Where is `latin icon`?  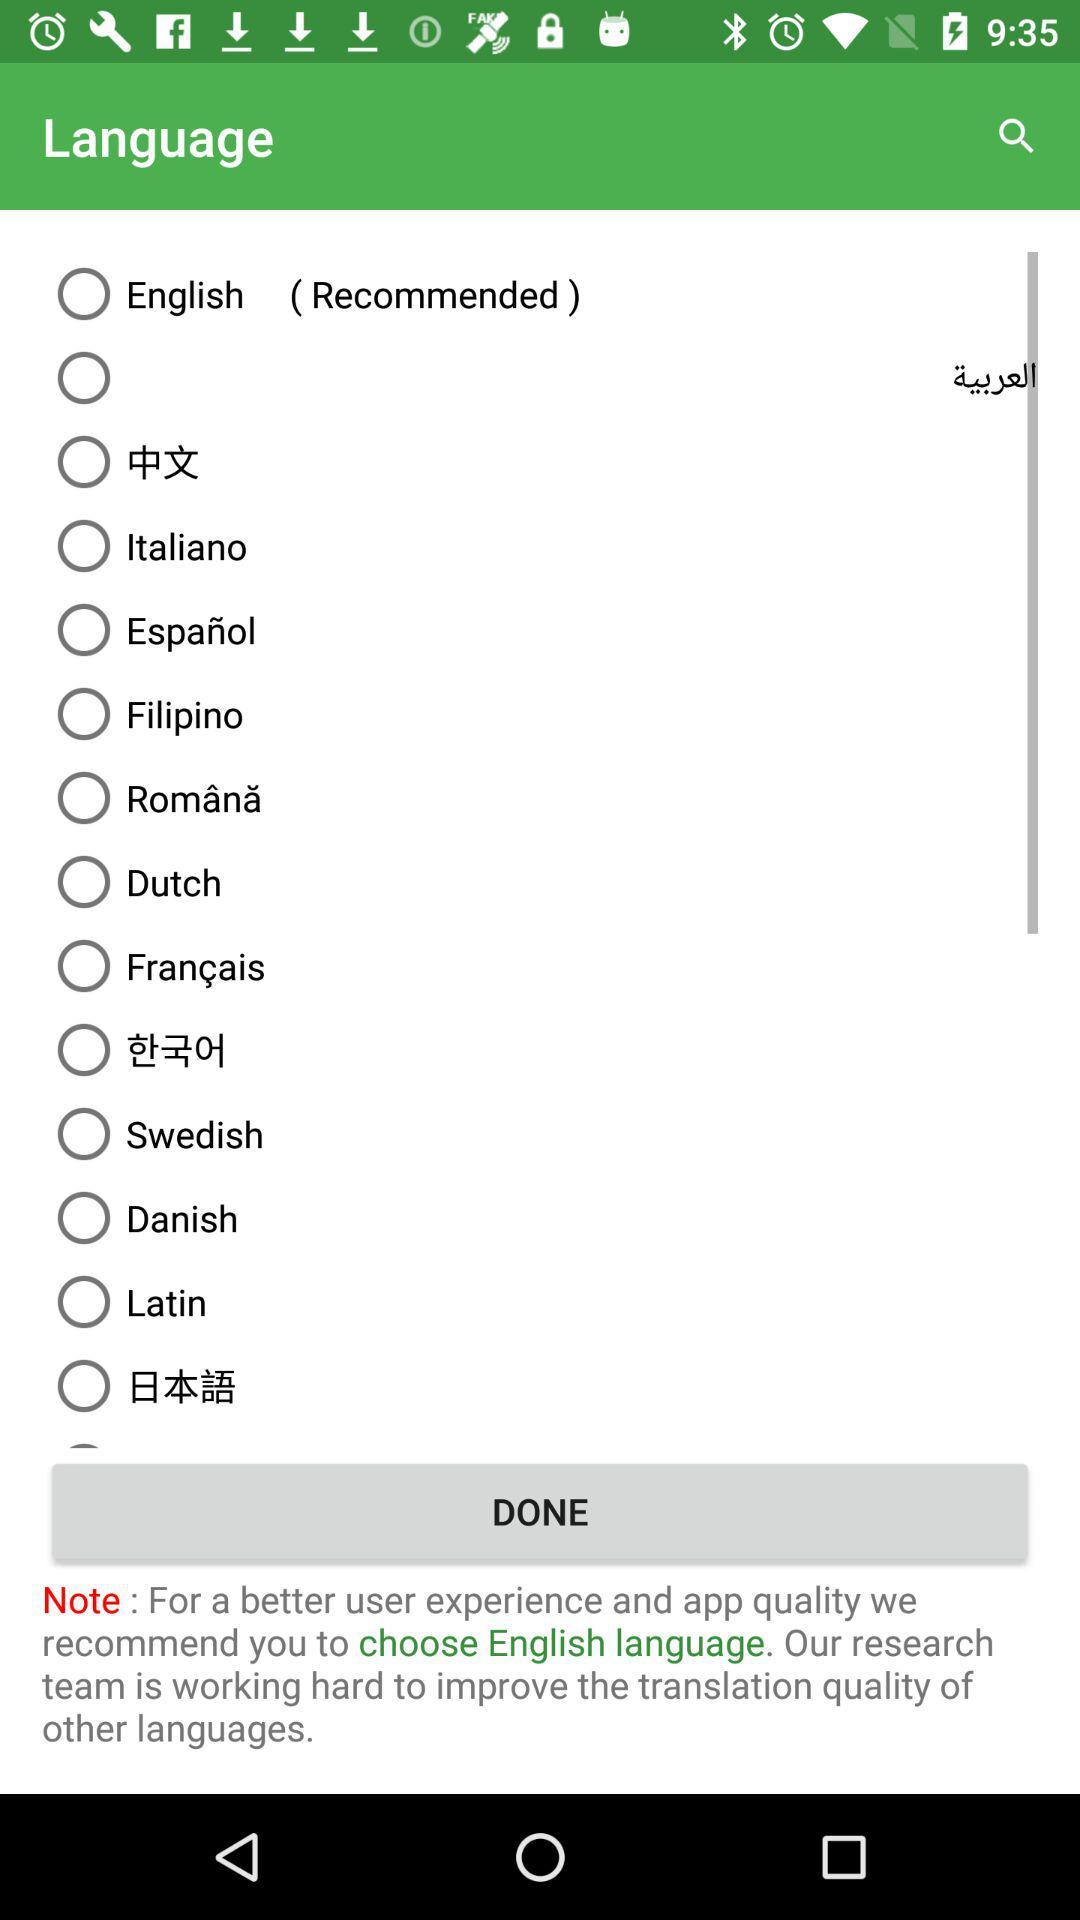 latin icon is located at coordinates (540, 1301).